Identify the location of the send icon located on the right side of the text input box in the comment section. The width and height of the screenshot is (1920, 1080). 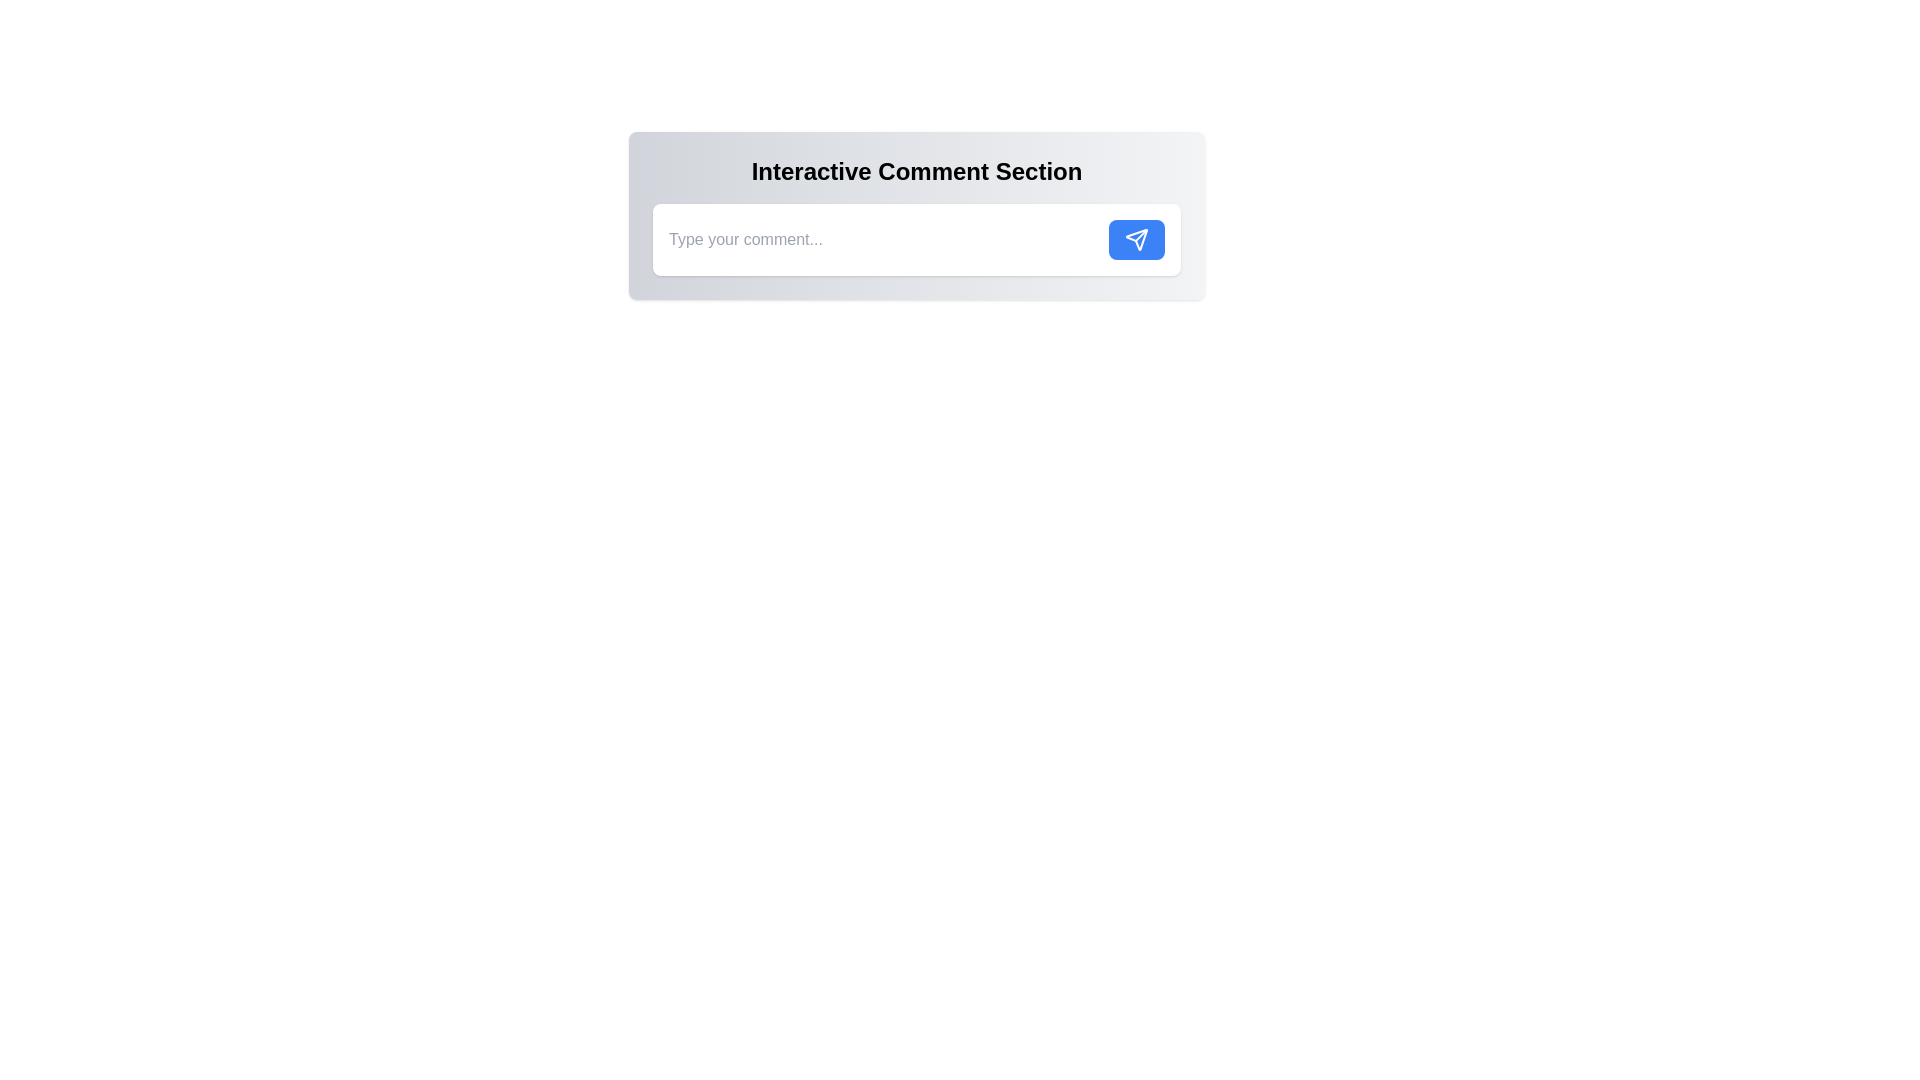
(1137, 238).